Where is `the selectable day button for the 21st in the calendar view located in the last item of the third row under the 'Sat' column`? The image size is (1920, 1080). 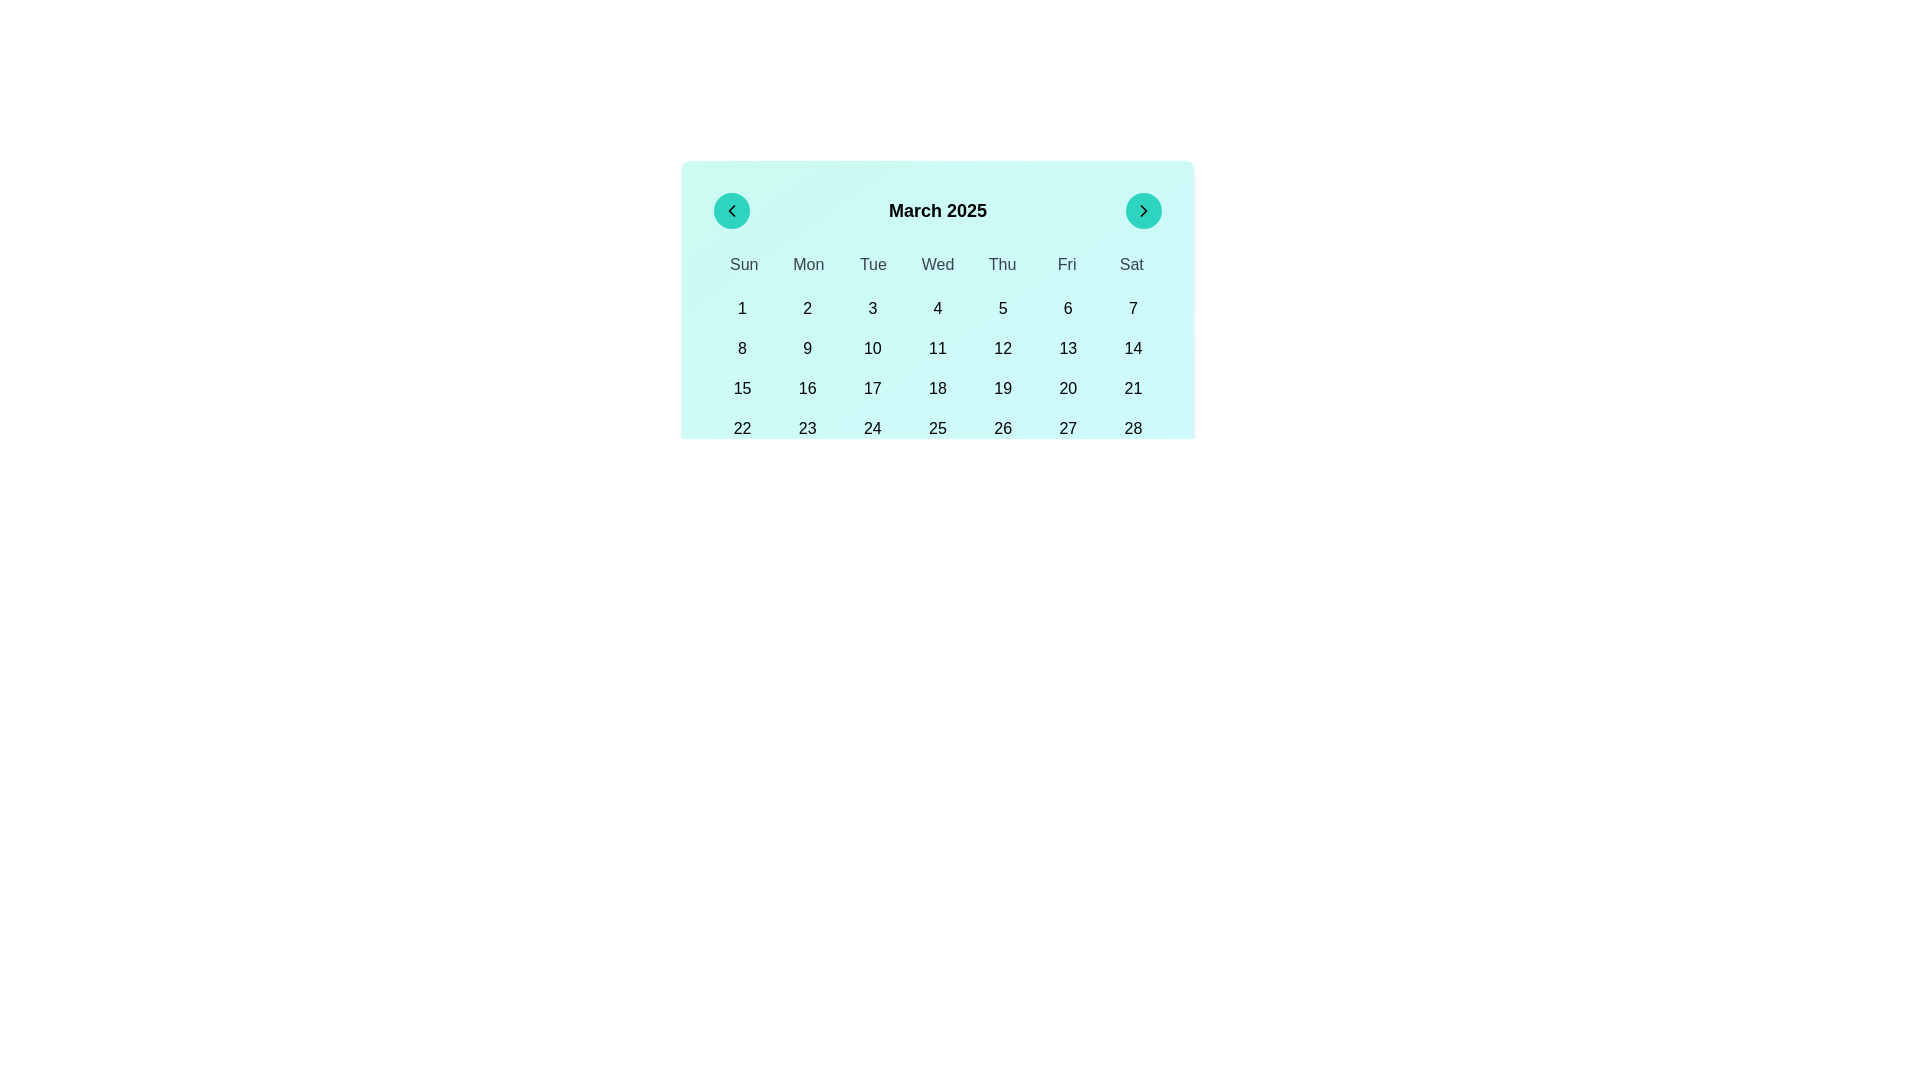 the selectable day button for the 21st in the calendar view located in the last item of the third row under the 'Sat' column is located at coordinates (1132, 389).